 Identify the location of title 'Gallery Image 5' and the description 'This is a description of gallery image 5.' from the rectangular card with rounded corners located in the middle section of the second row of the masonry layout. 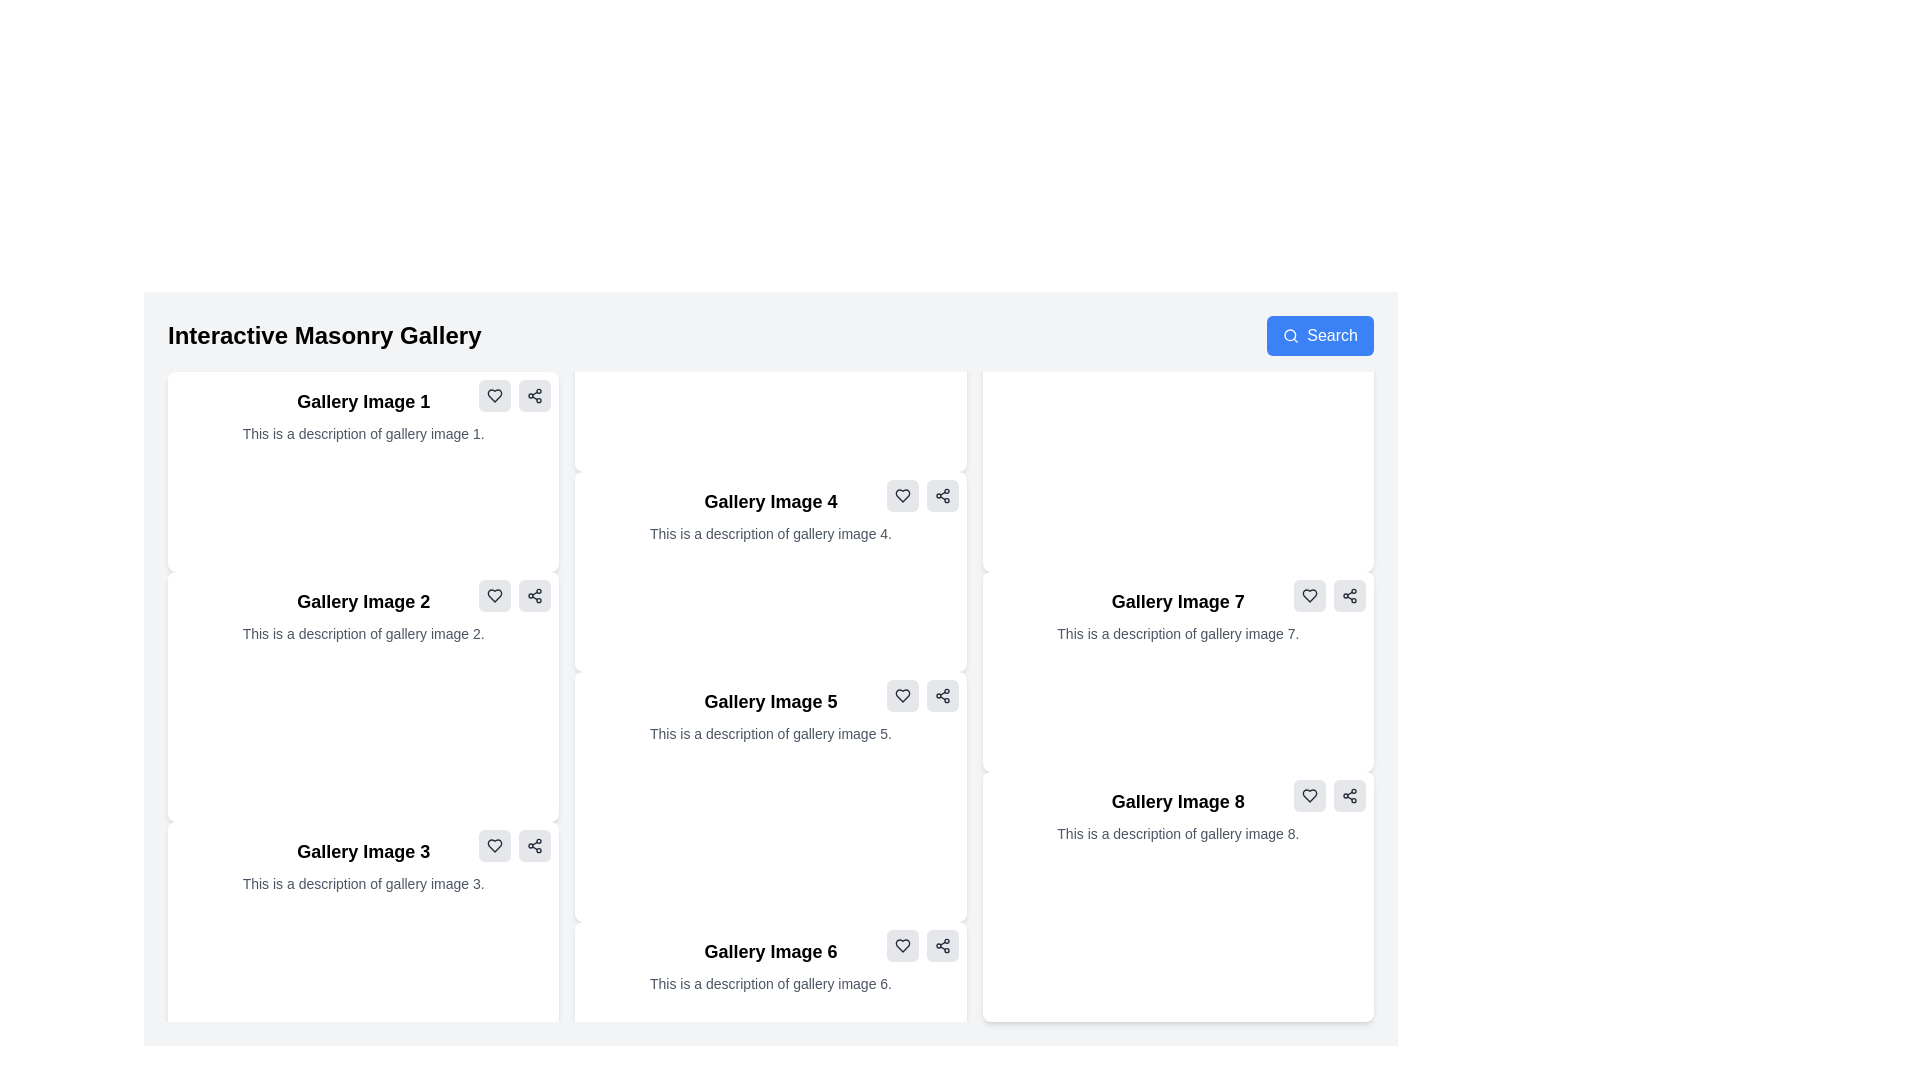
(770, 715).